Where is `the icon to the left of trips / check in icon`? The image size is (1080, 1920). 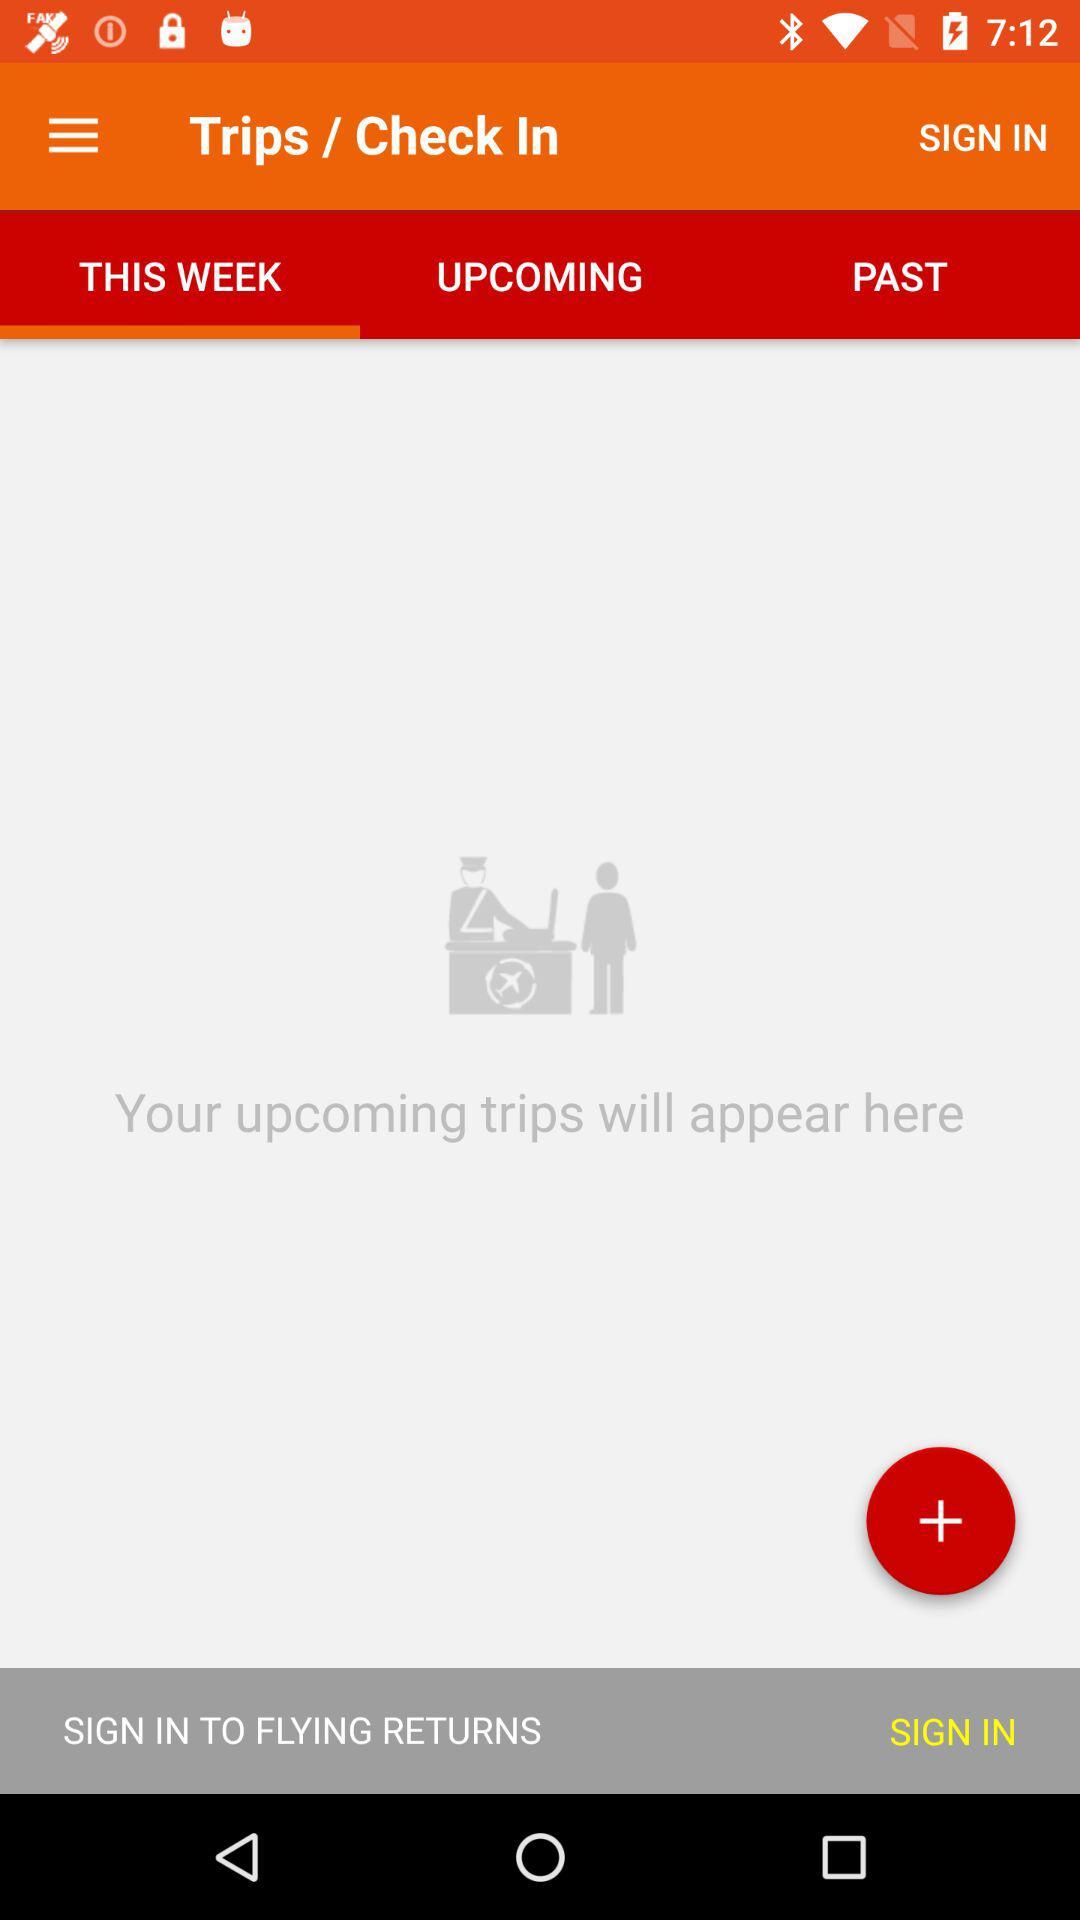 the icon to the left of trips / check in icon is located at coordinates (72, 135).